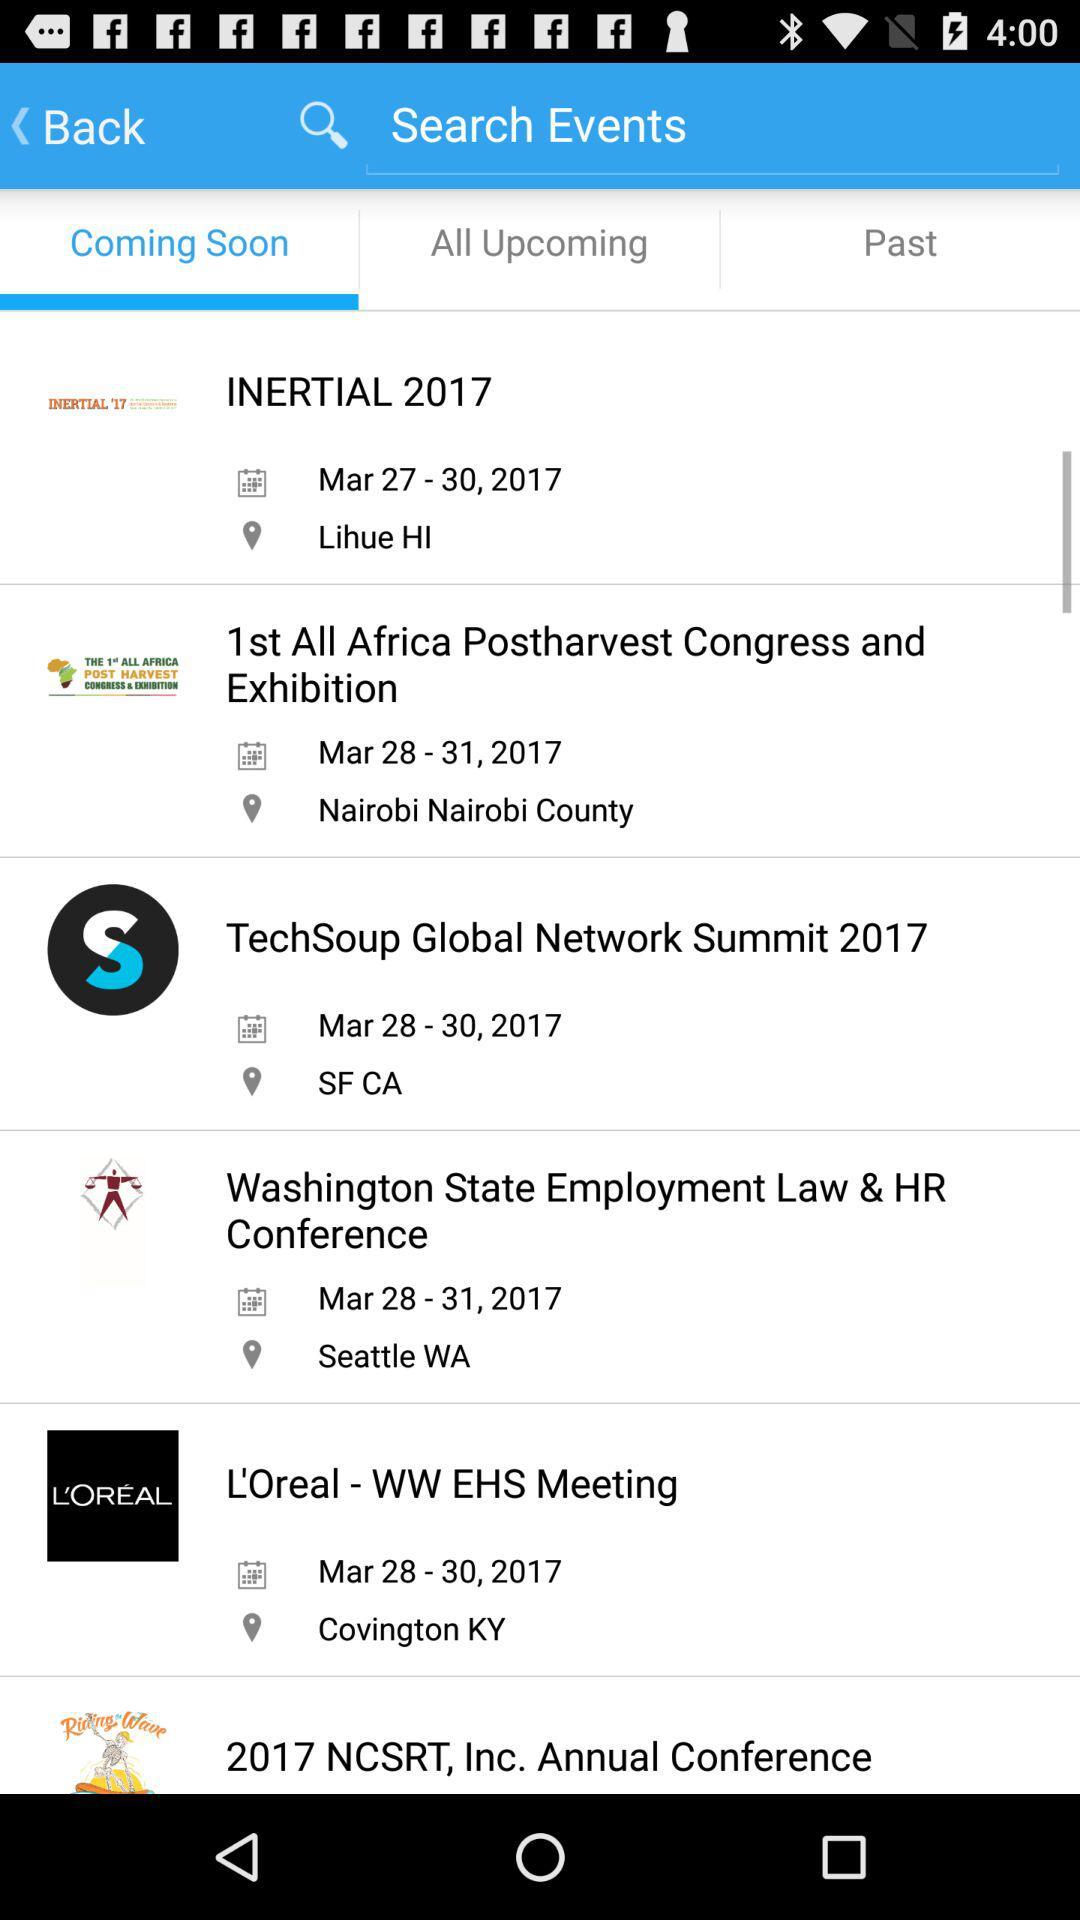 This screenshot has width=1080, height=1920. Describe the element at coordinates (452, 1482) in the screenshot. I see `l oreal ww` at that location.